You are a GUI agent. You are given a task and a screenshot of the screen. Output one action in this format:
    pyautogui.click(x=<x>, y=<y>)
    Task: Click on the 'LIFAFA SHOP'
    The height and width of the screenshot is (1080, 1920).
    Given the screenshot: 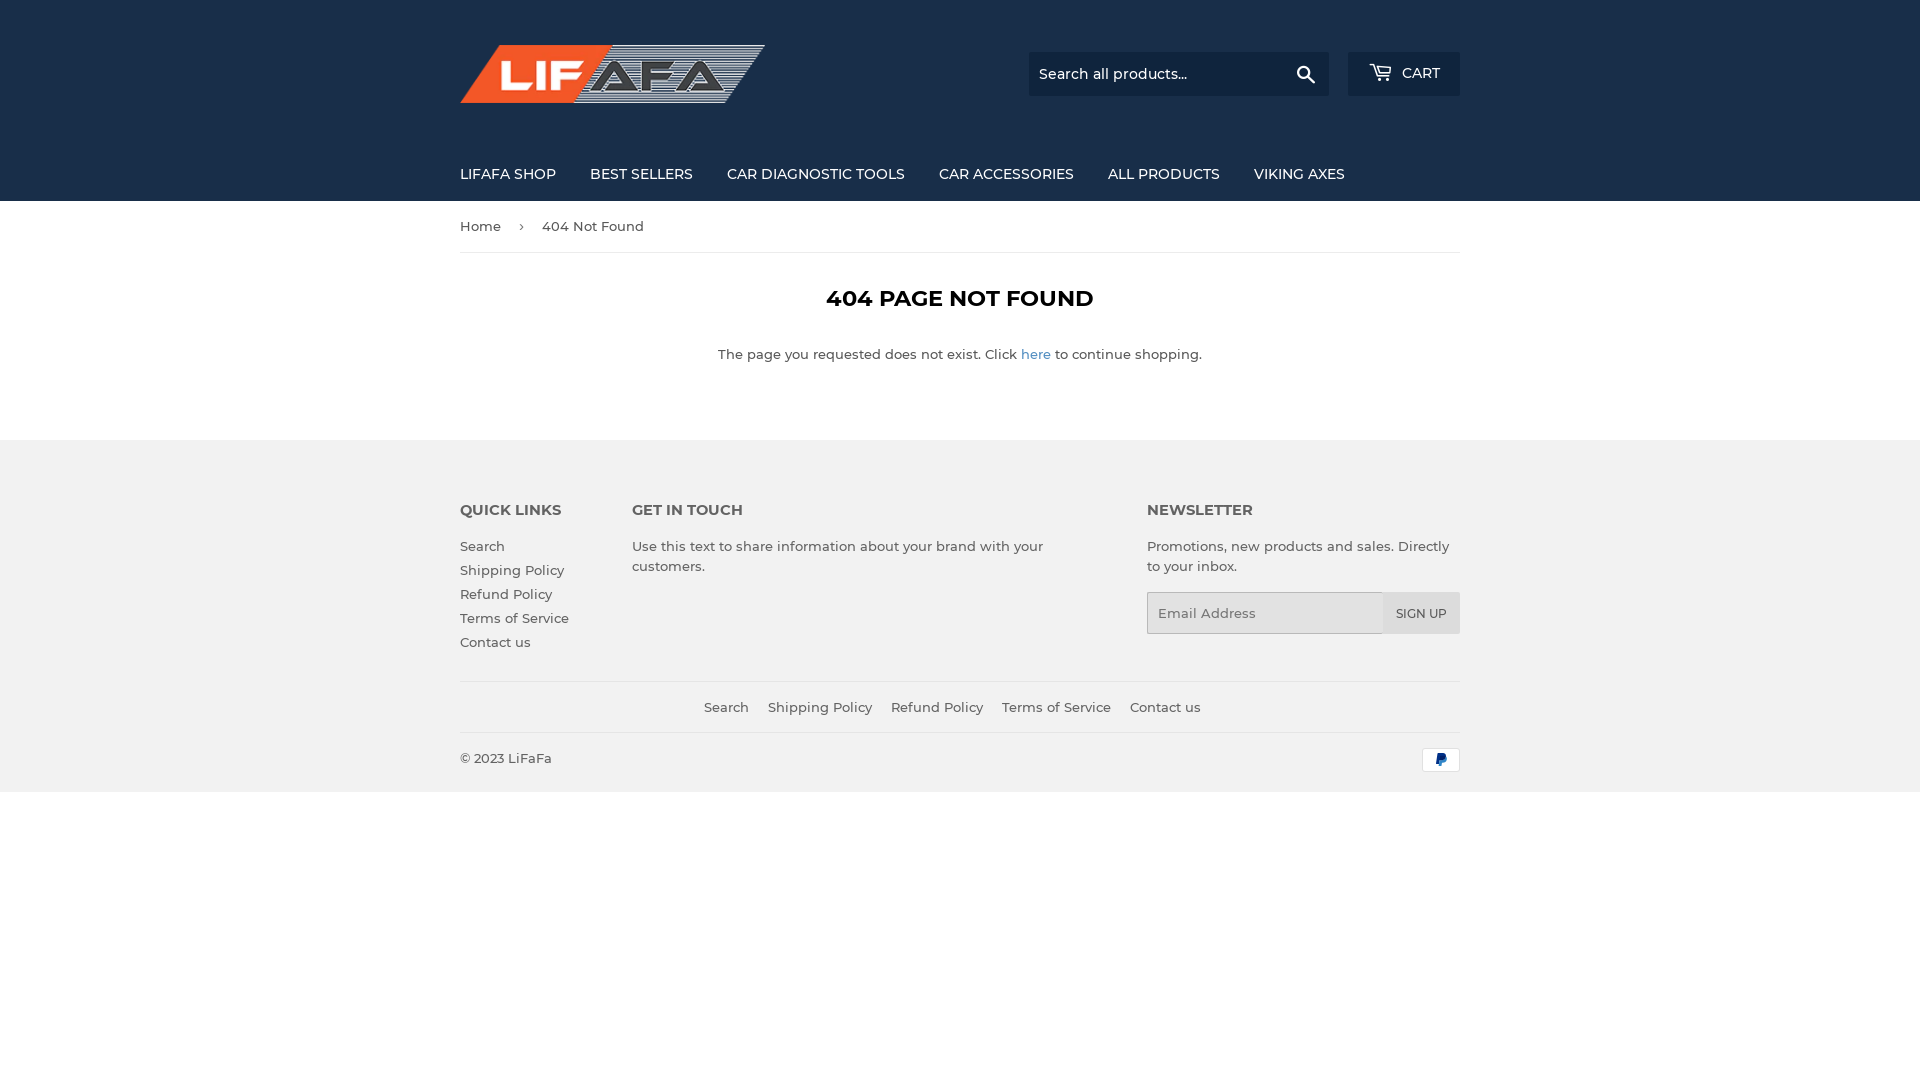 What is the action you would take?
    pyautogui.click(x=444, y=172)
    